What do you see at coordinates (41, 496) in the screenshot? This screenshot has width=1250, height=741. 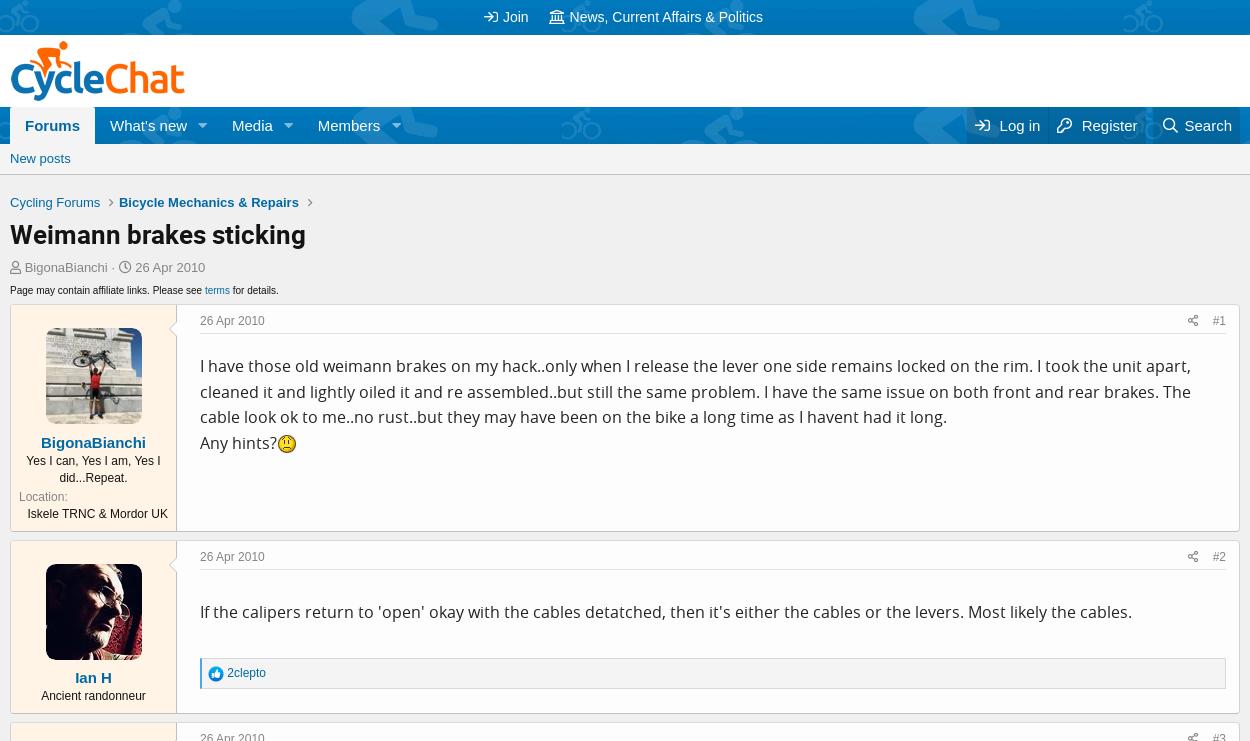 I see `'Location'` at bounding box center [41, 496].